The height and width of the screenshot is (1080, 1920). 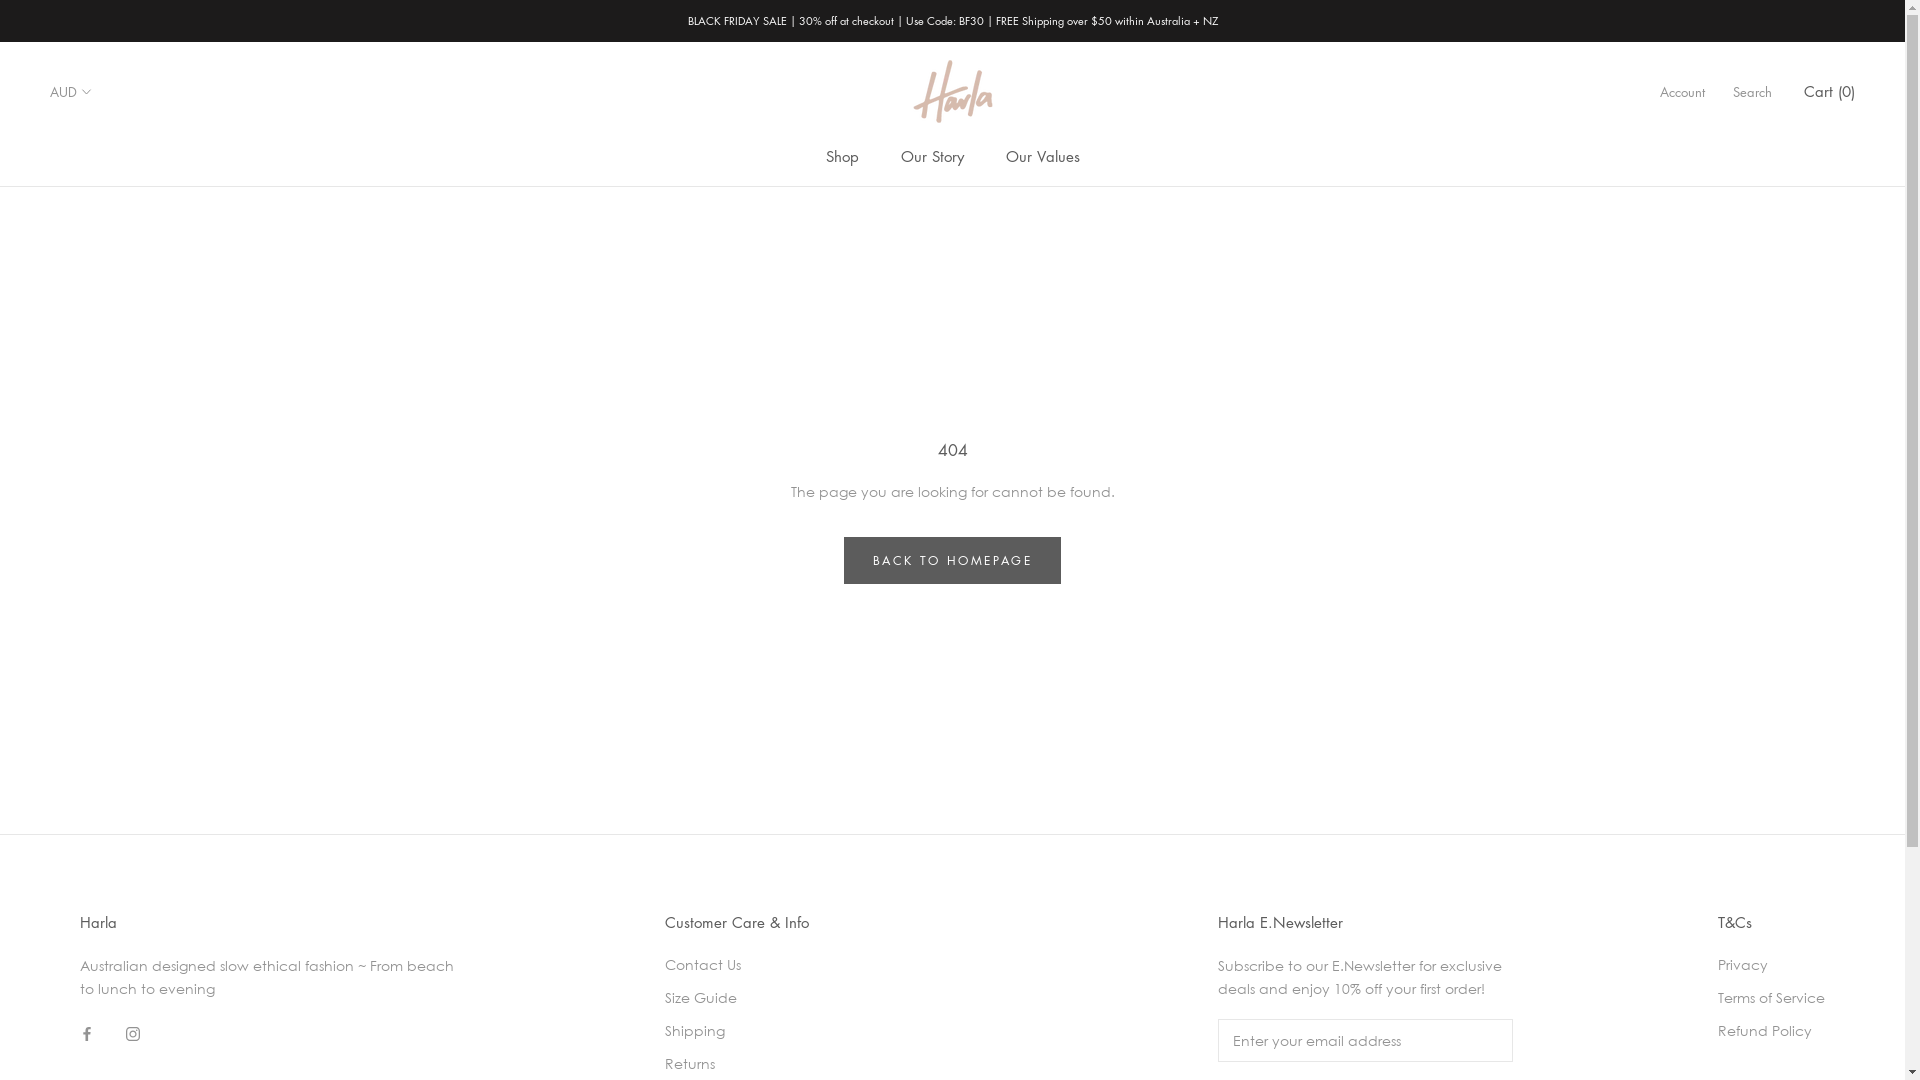 What do you see at coordinates (825, 154) in the screenshot?
I see `'Shop'` at bounding box center [825, 154].